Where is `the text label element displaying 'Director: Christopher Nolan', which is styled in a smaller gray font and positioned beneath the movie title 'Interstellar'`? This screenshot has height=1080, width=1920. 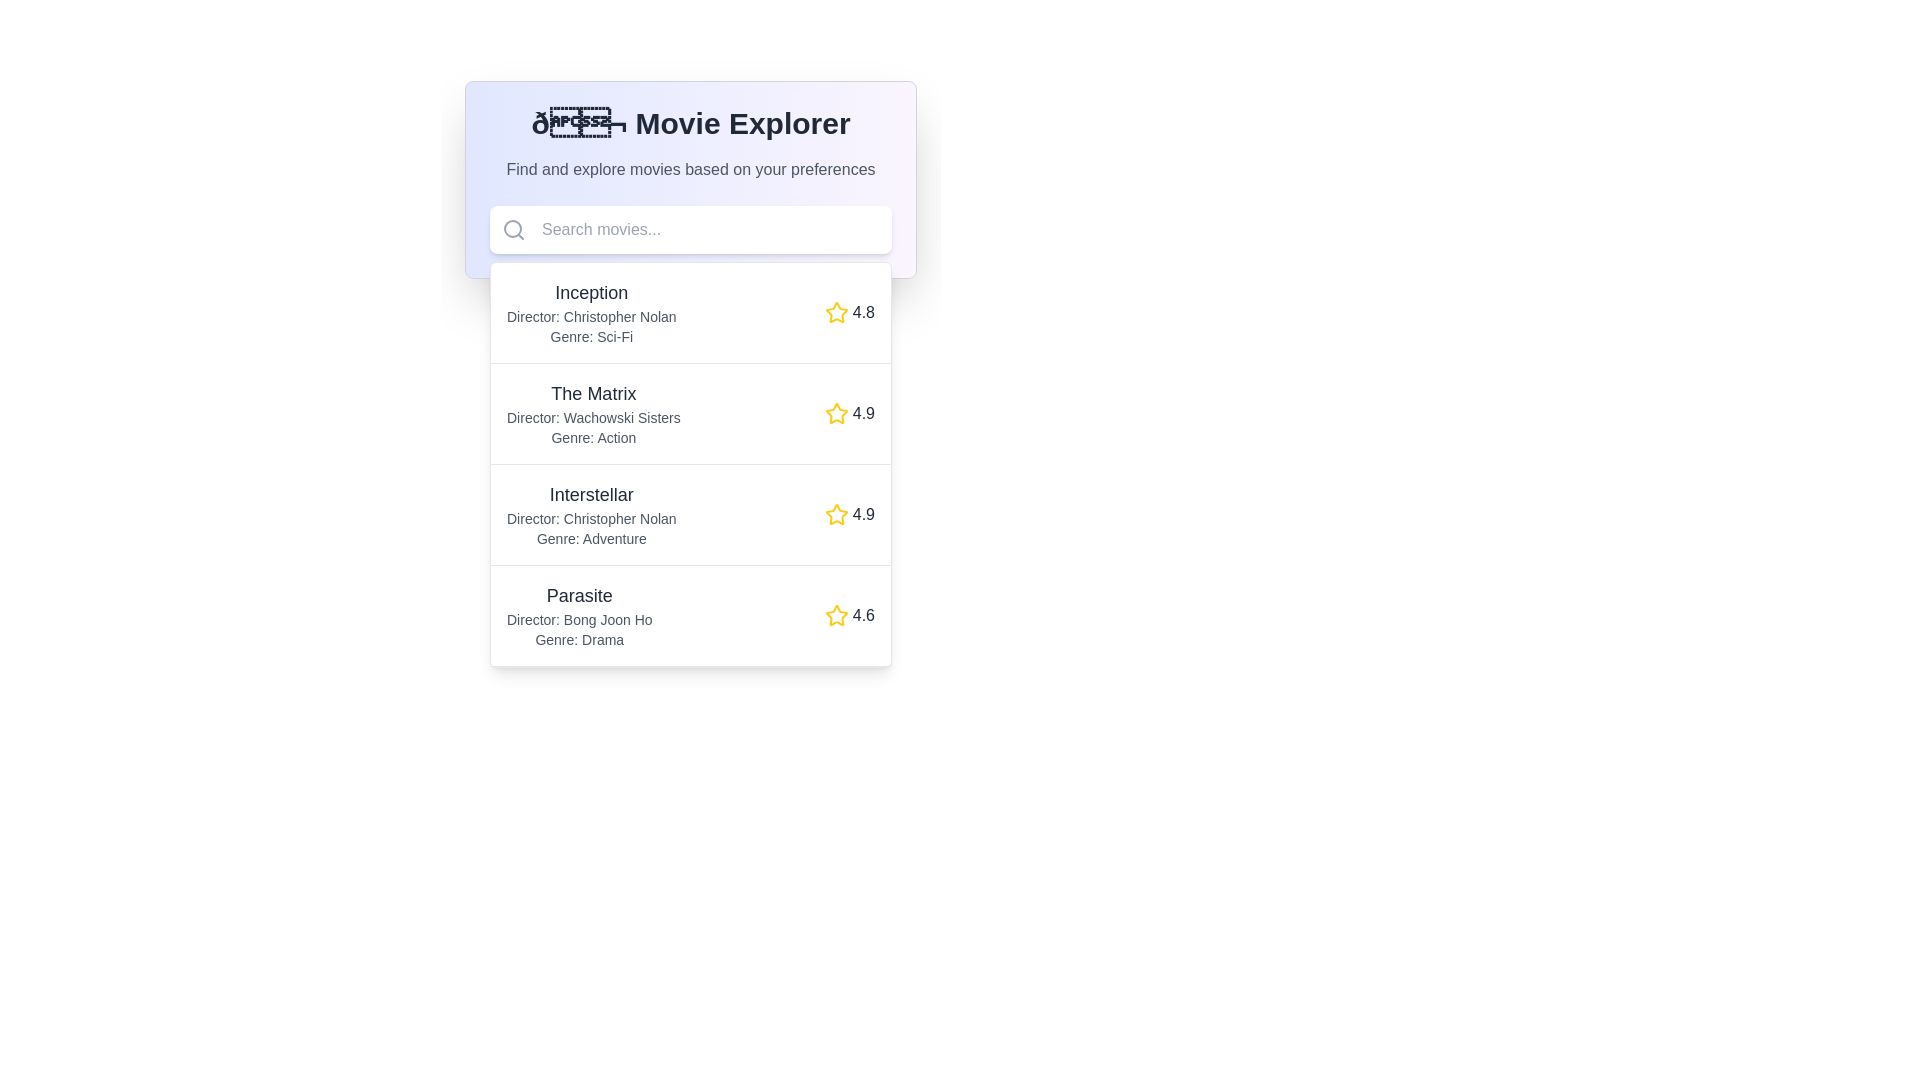
the text label element displaying 'Director: Christopher Nolan', which is styled in a smaller gray font and positioned beneath the movie title 'Interstellar' is located at coordinates (590, 518).